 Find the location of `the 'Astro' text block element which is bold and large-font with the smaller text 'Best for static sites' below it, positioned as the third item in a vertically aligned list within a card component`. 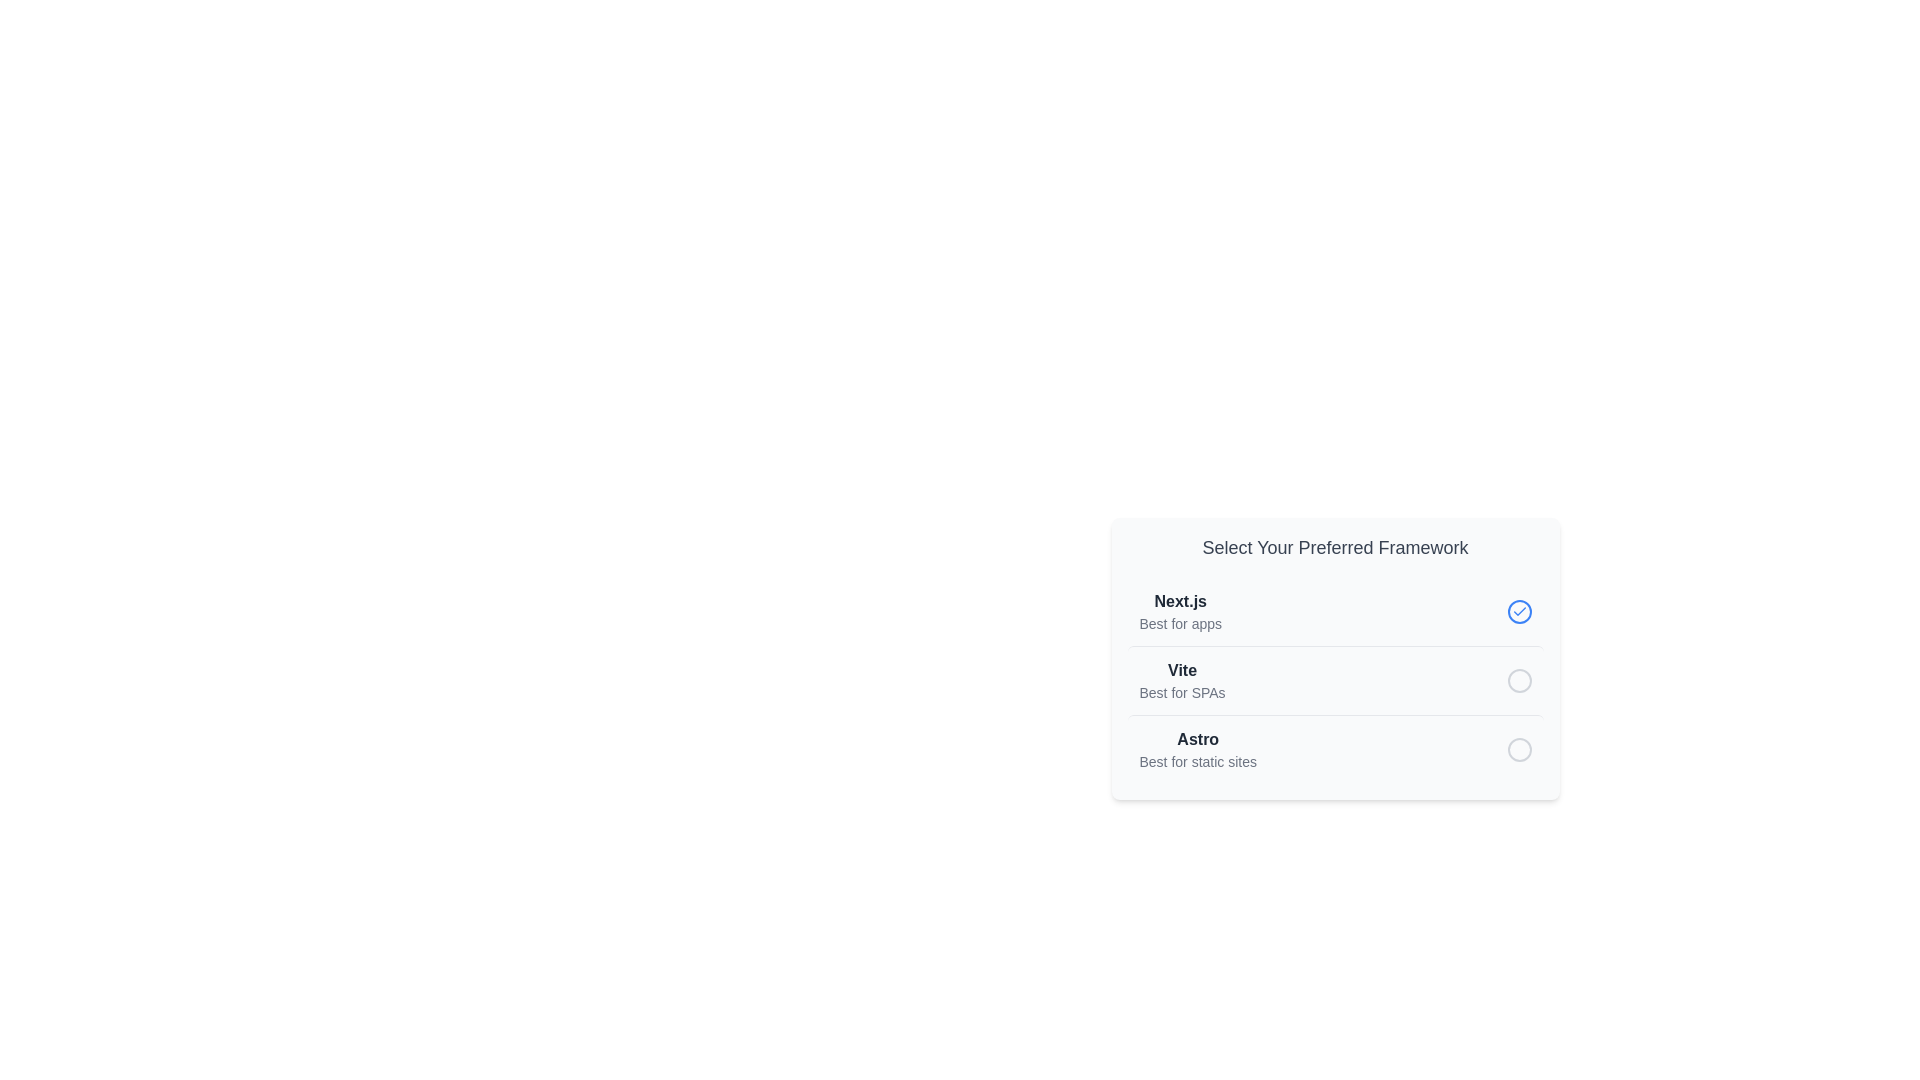

the 'Astro' text block element which is bold and large-font with the smaller text 'Best for static sites' below it, positioned as the third item in a vertically aligned list within a card component is located at coordinates (1198, 749).